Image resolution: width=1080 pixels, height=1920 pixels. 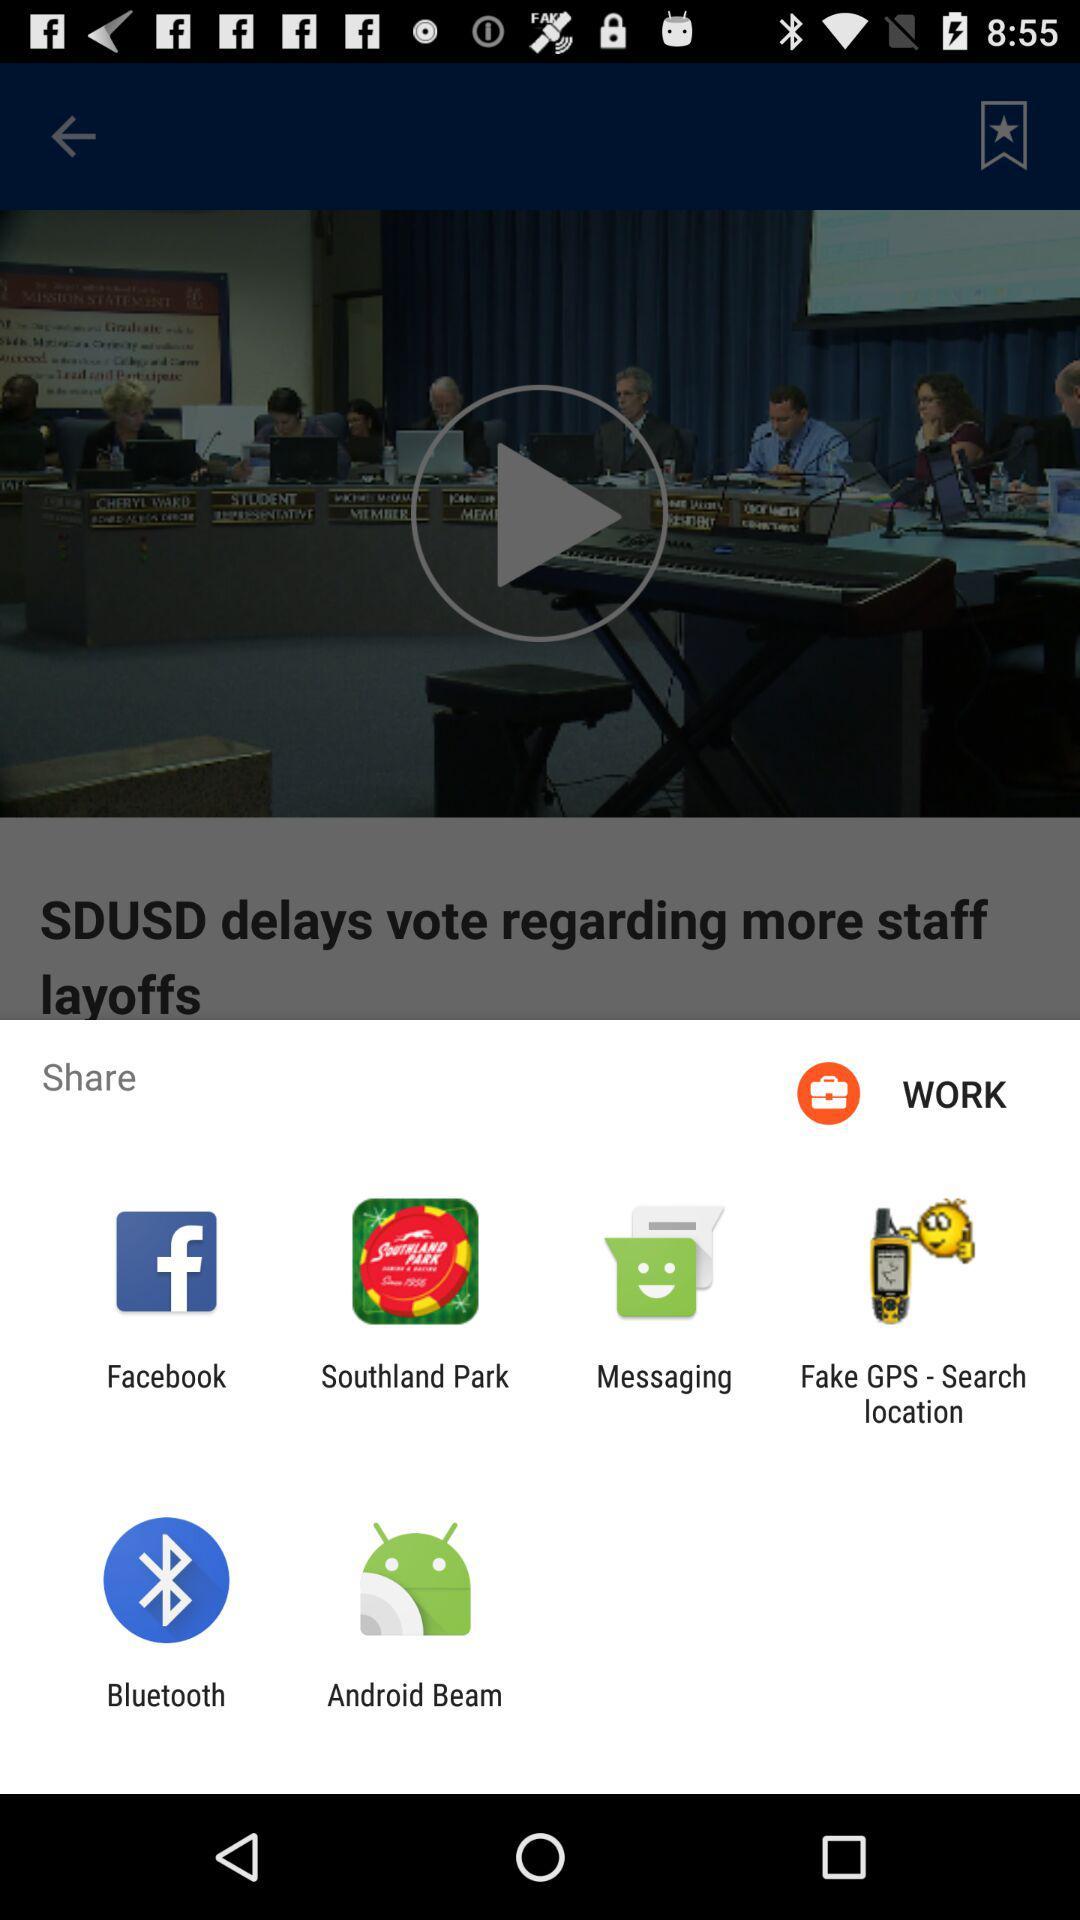 I want to click on messaging app, so click(x=664, y=1392).